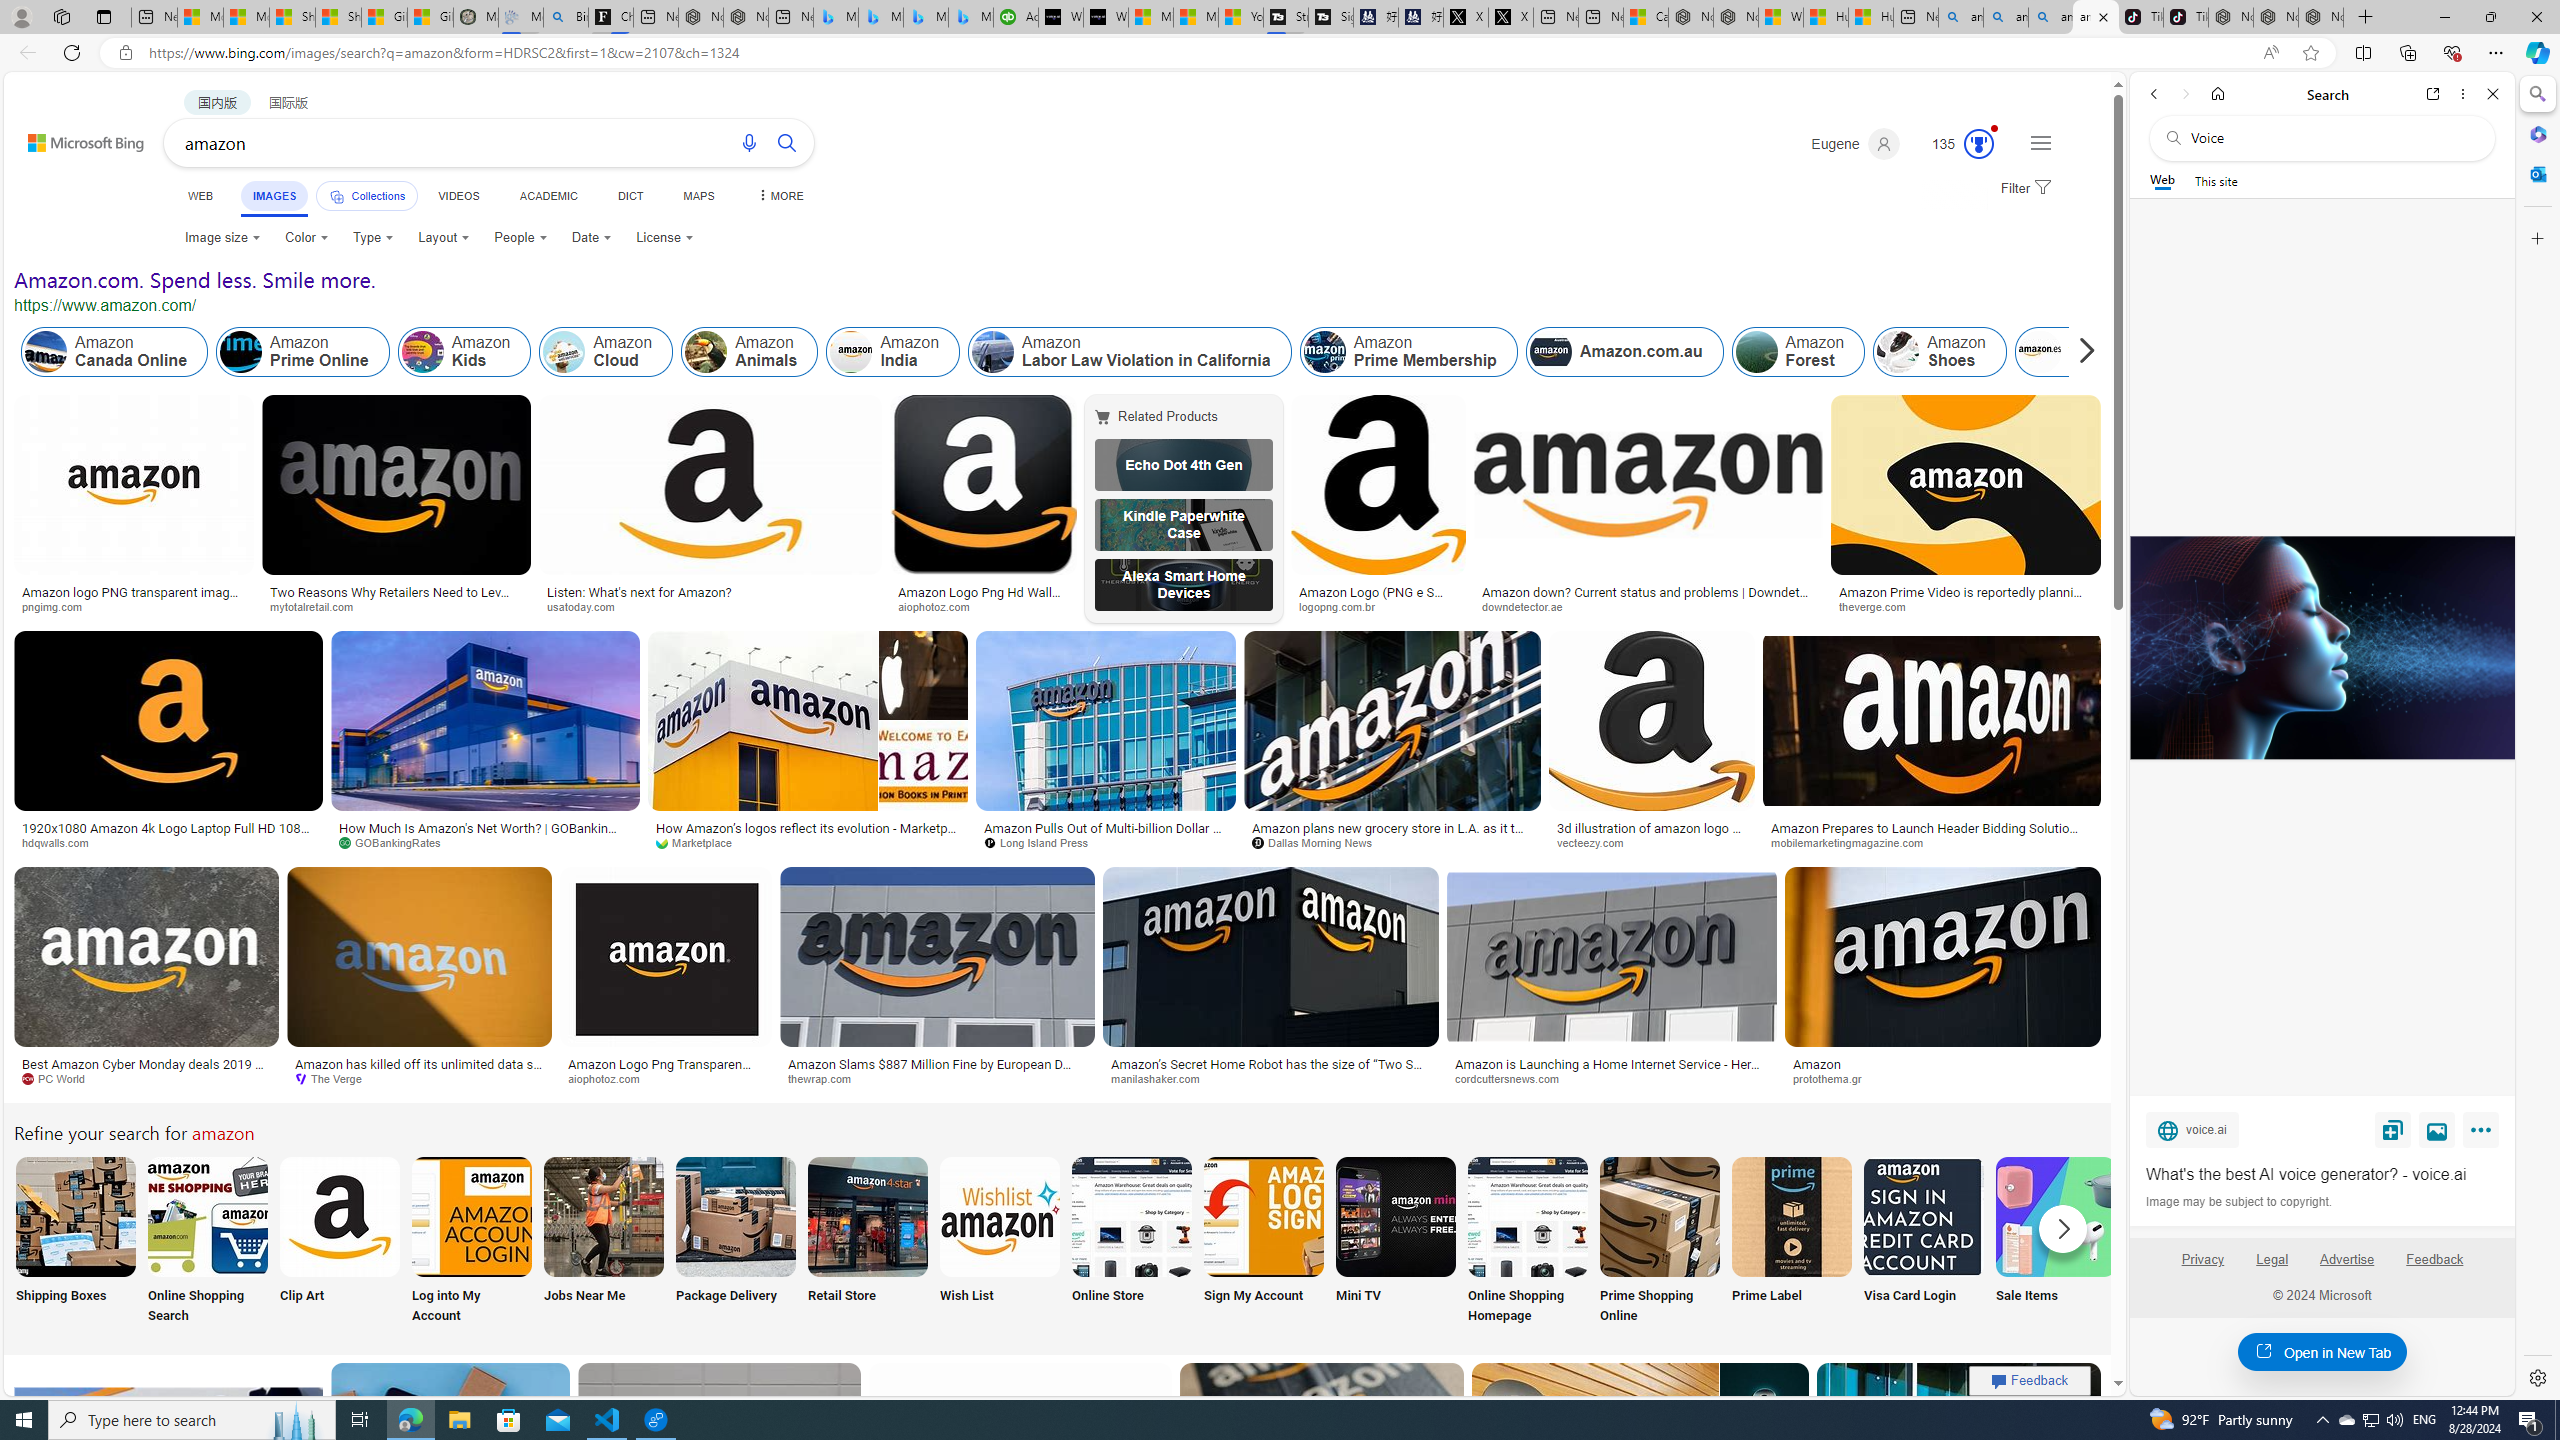  I want to click on 'Customize', so click(2535, 237).